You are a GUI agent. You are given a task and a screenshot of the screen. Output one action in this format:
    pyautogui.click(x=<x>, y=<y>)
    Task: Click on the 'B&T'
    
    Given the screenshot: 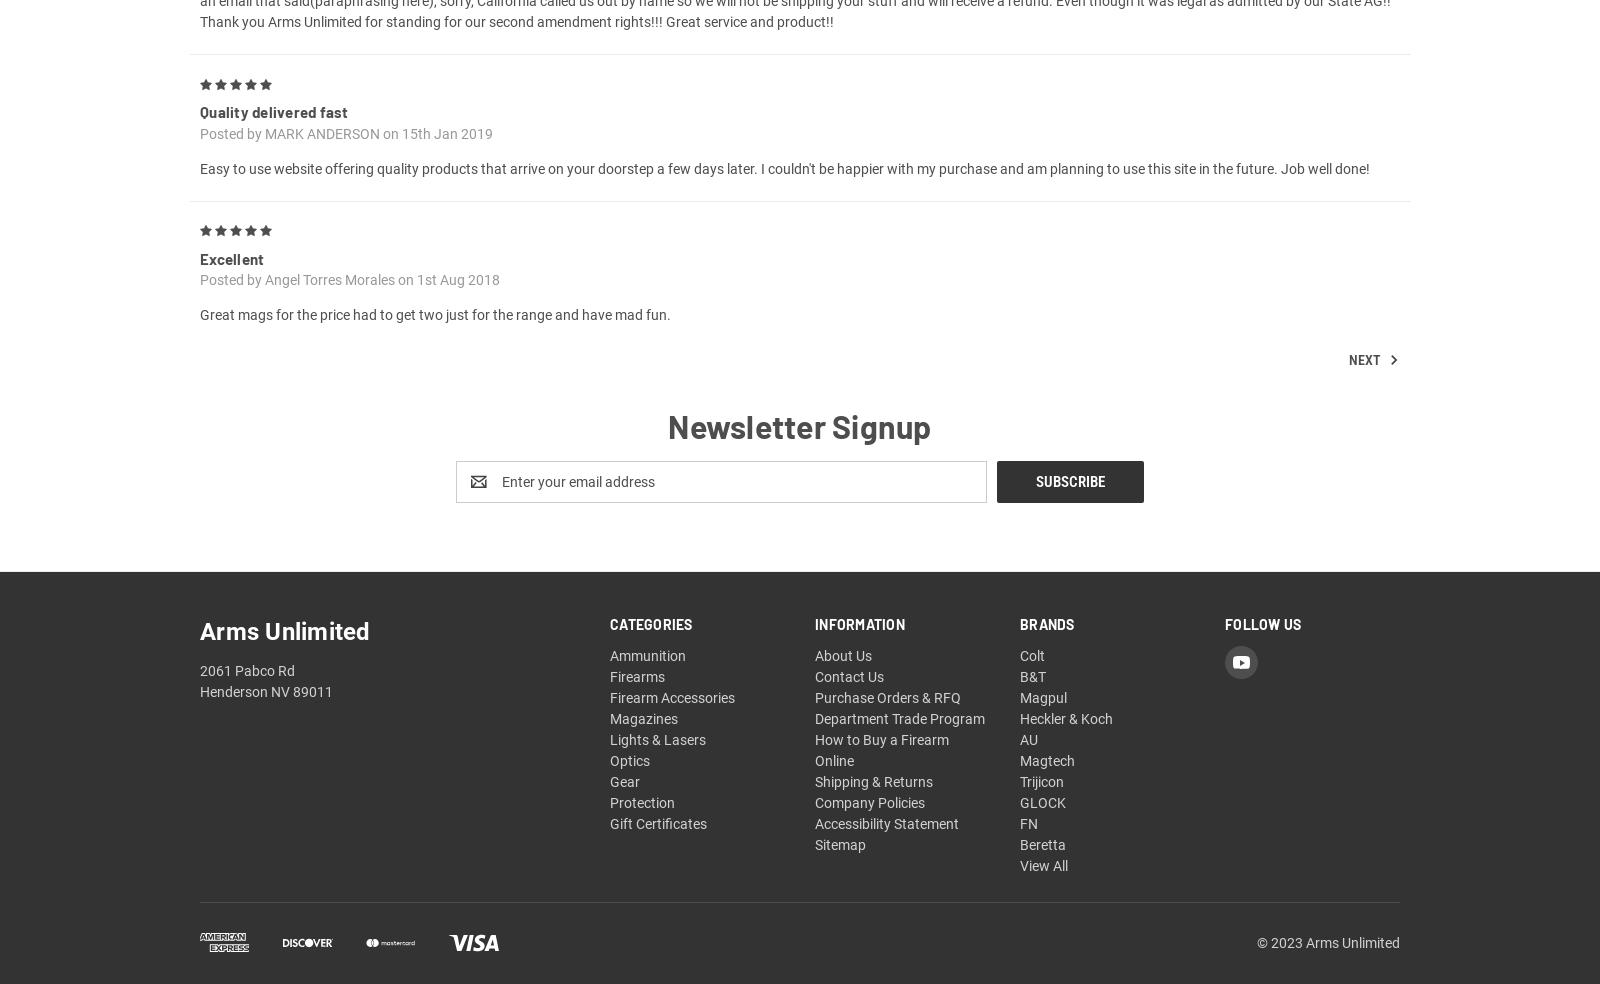 What is the action you would take?
    pyautogui.click(x=1019, y=700)
    